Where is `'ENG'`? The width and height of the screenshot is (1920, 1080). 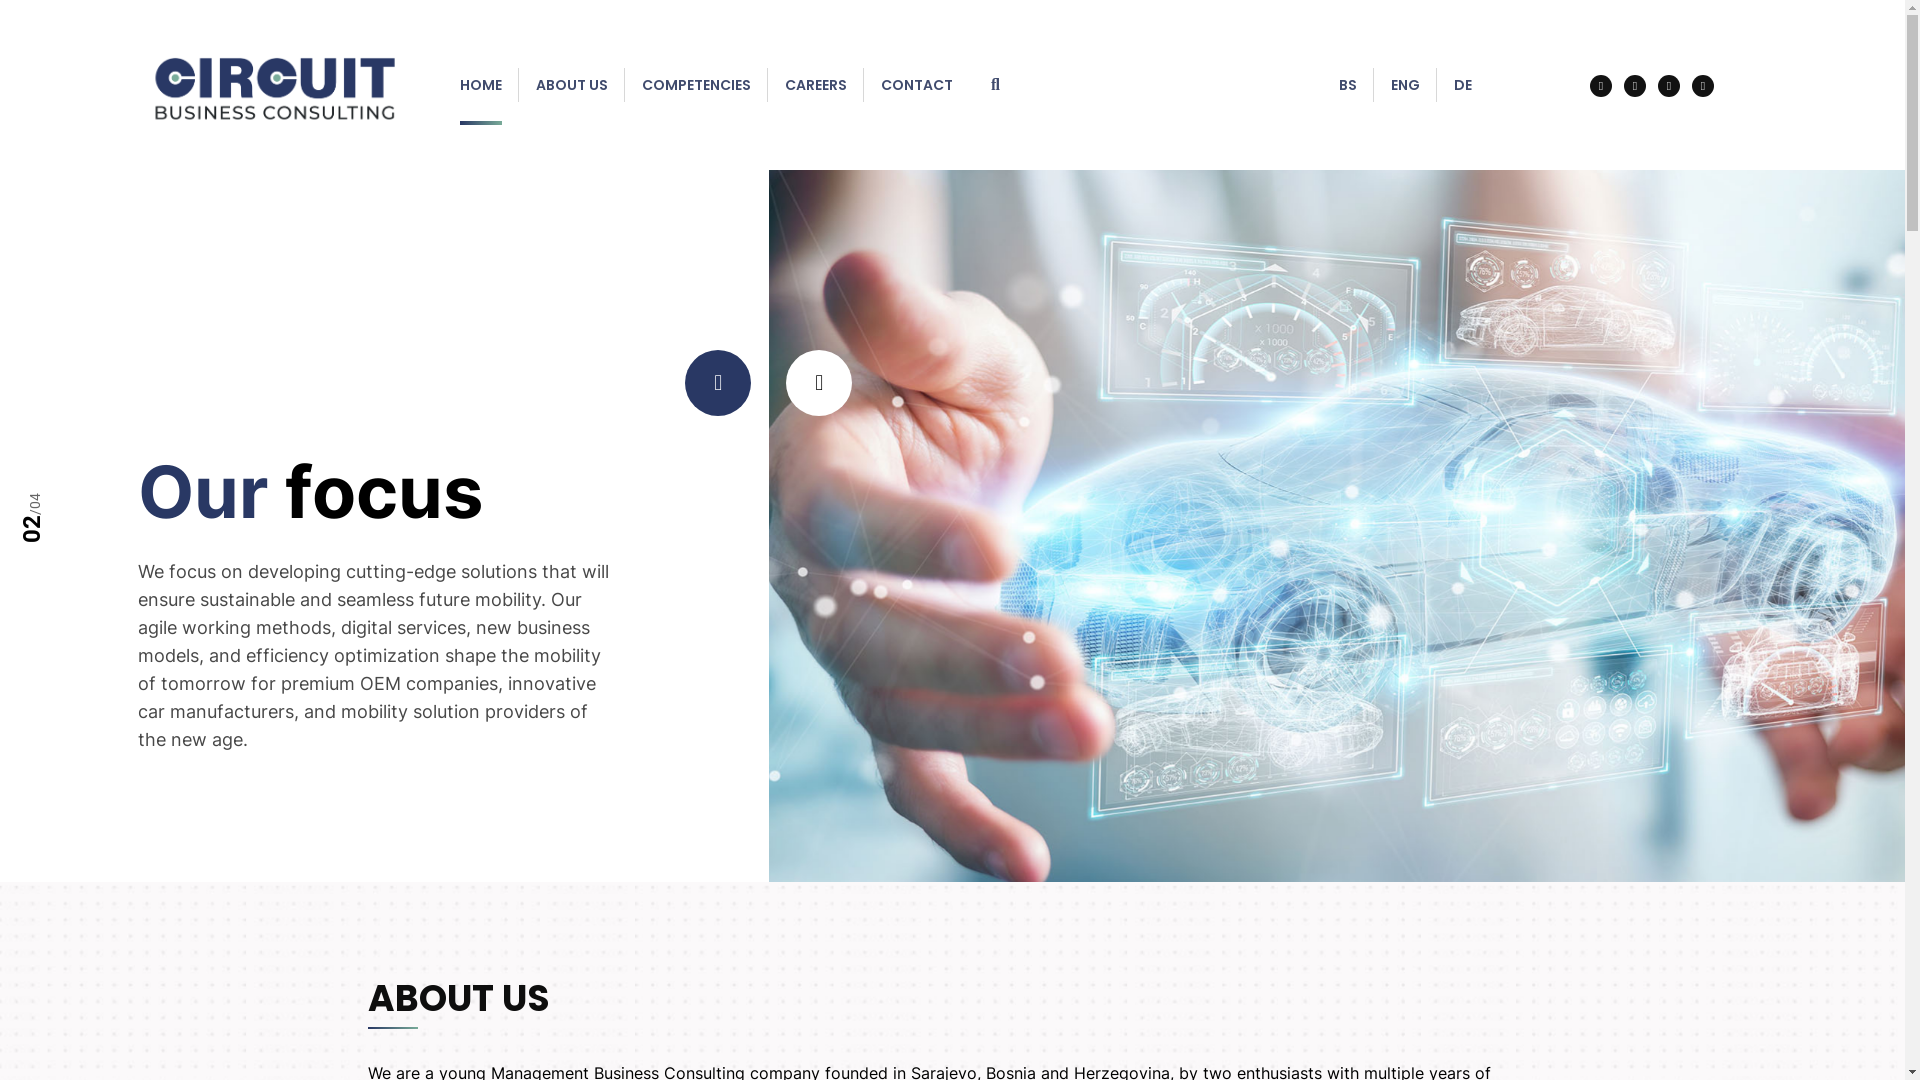
'ENG' is located at coordinates (1404, 83).